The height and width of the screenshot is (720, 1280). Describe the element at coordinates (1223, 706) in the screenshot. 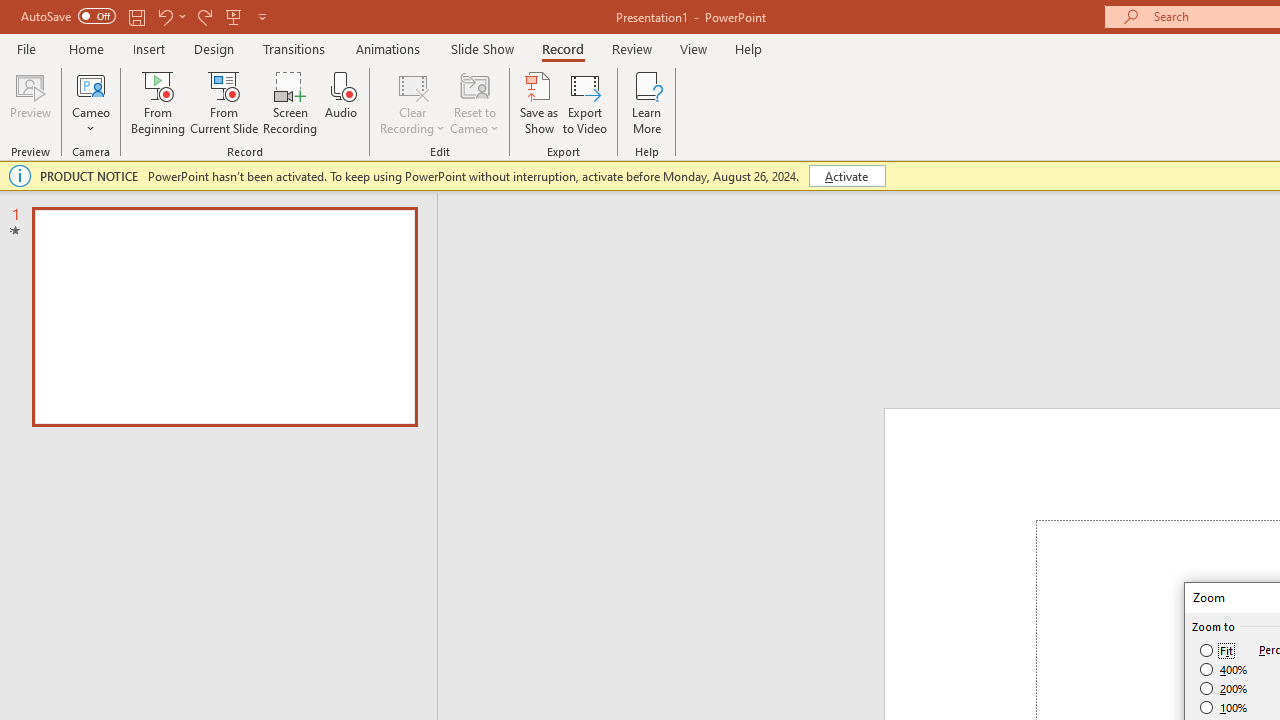

I see `'100%'` at that location.